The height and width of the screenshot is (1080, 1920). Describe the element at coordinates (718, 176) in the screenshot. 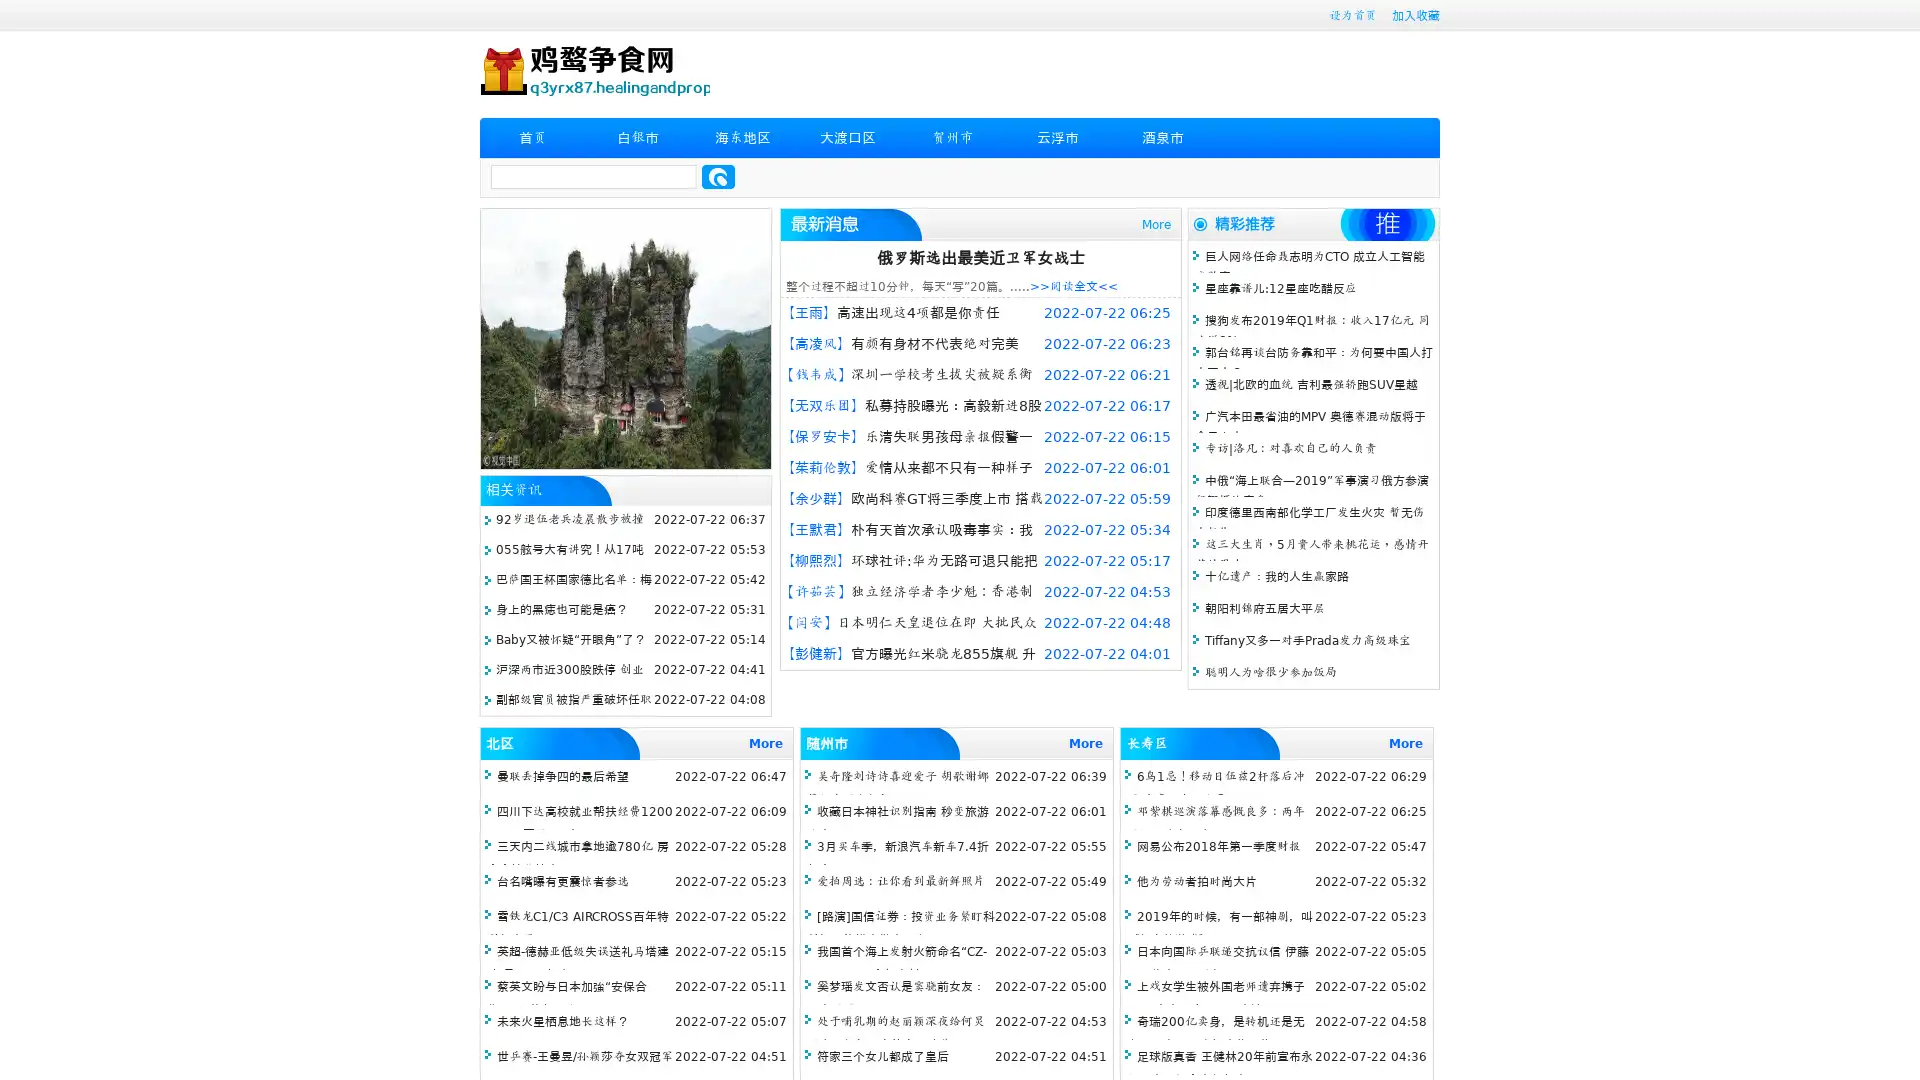

I see `Search` at that location.